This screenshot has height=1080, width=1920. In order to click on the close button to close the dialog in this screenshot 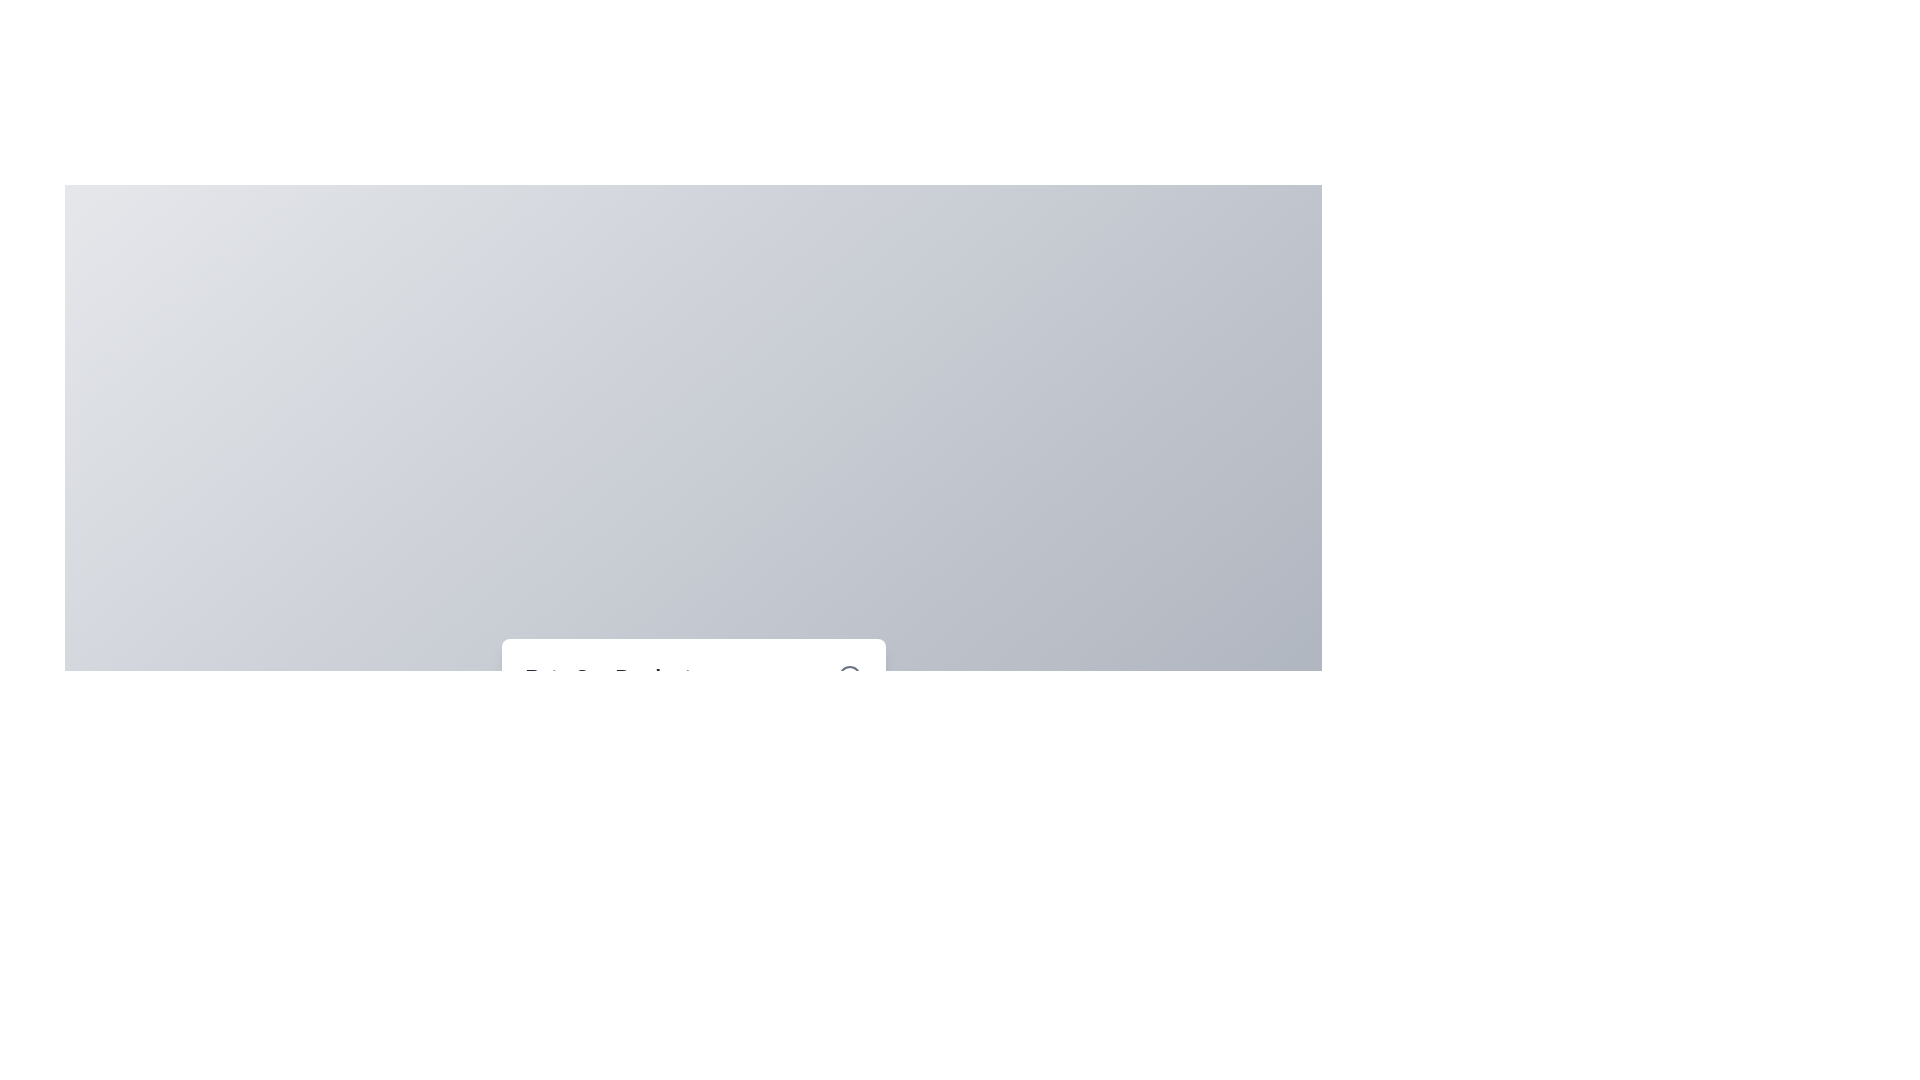, I will do `click(849, 676)`.